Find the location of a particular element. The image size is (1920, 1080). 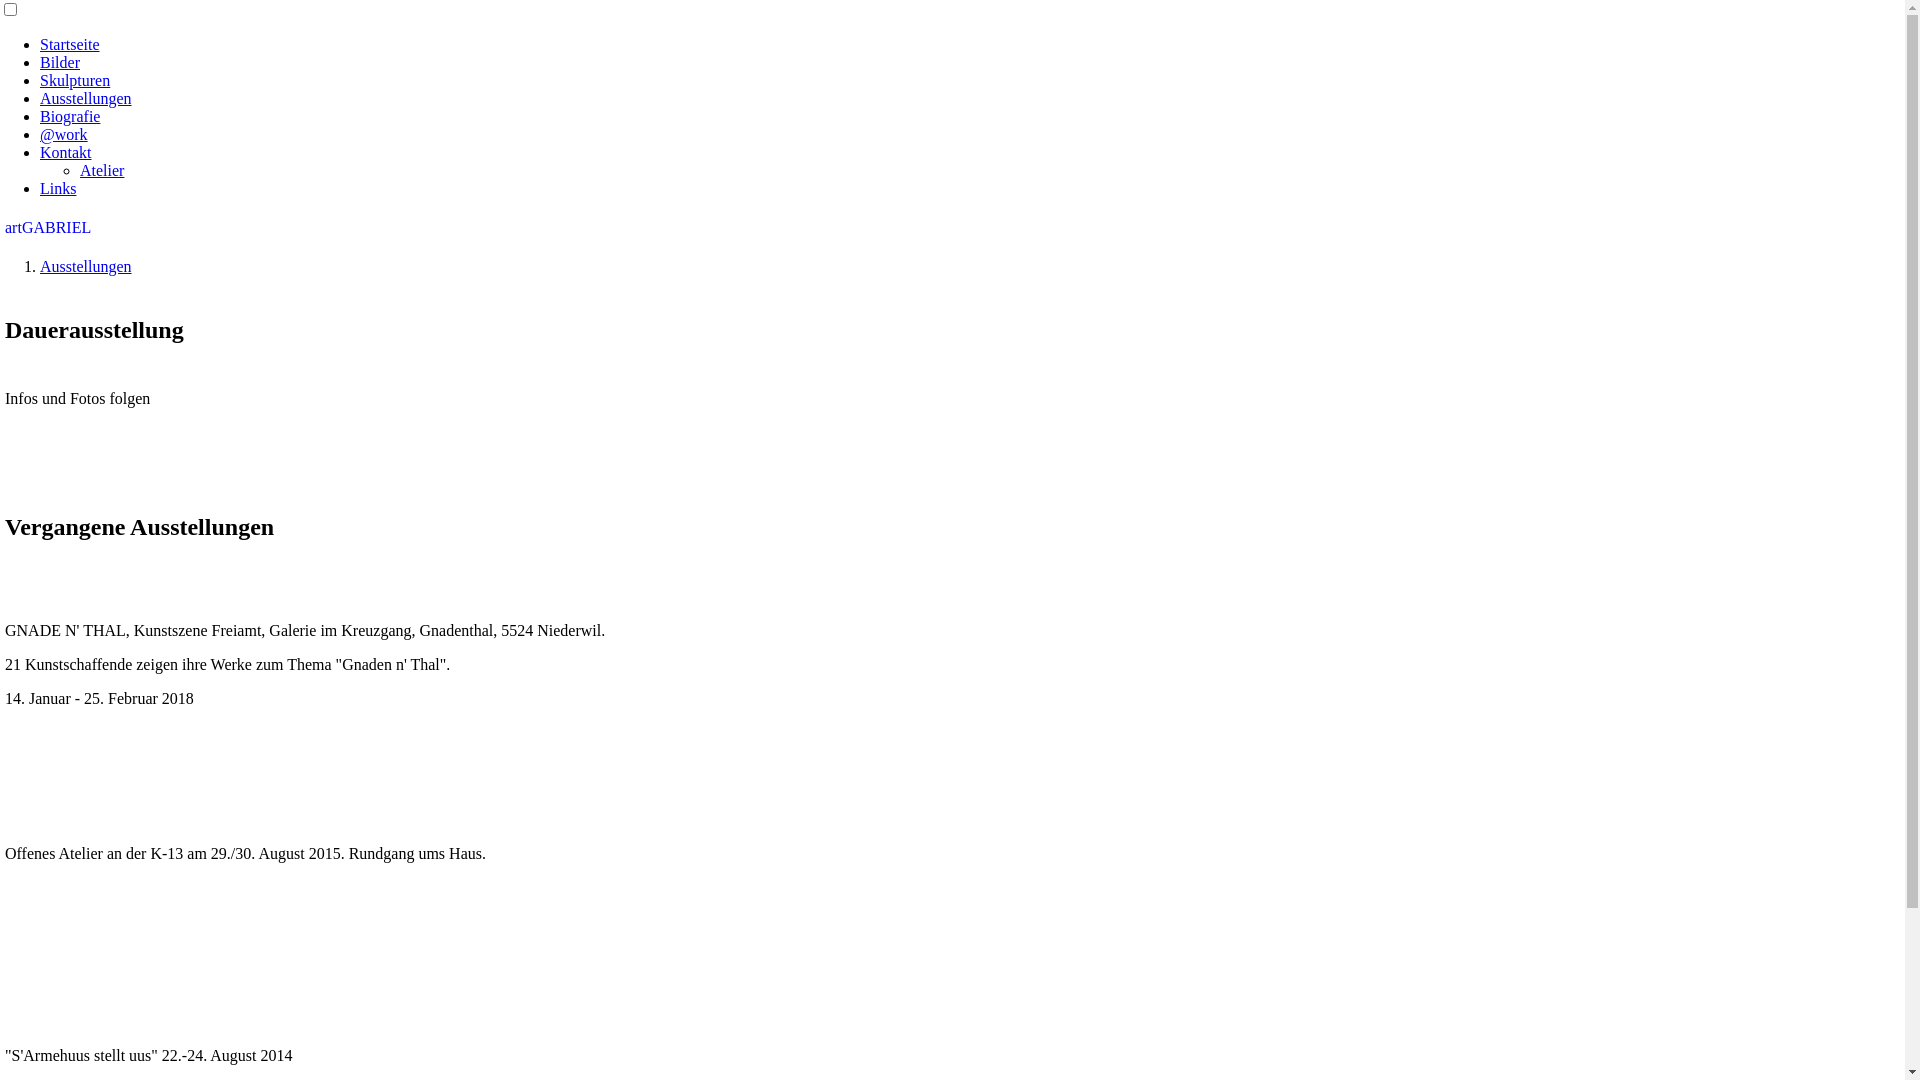

'Bilder' is located at coordinates (59, 61).